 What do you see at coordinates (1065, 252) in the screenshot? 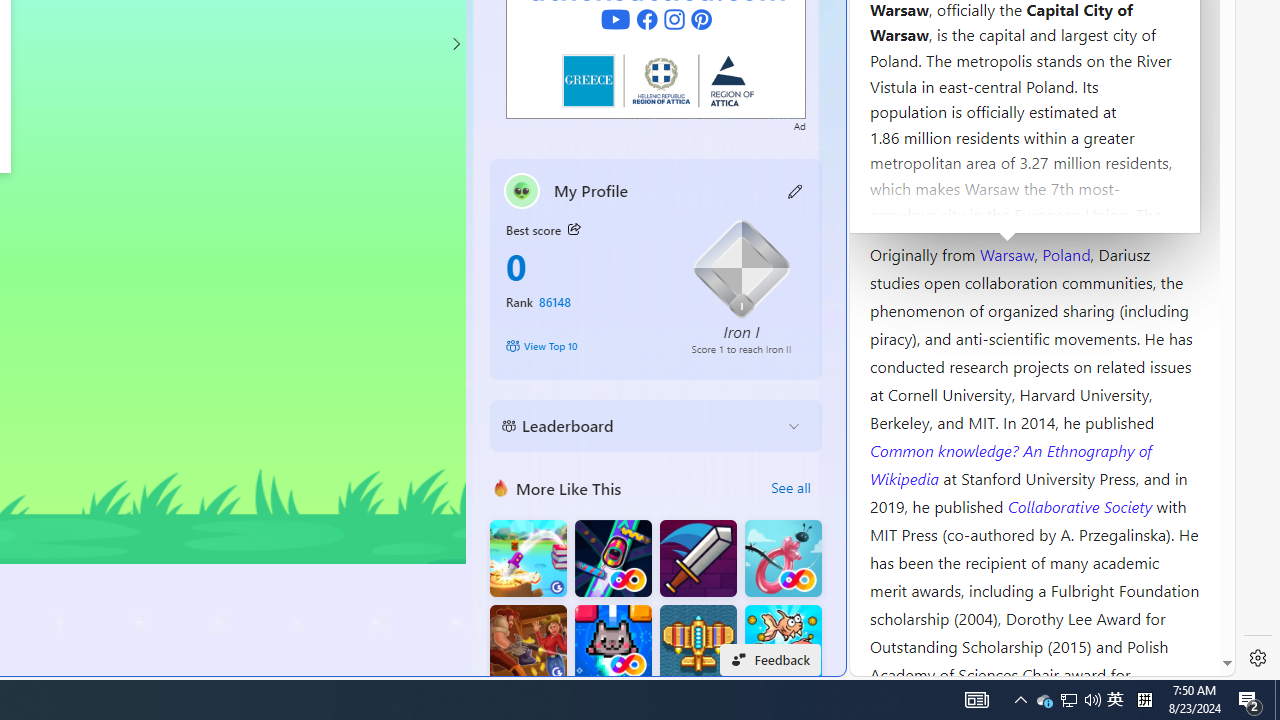
I see `'Poland'` at bounding box center [1065, 252].